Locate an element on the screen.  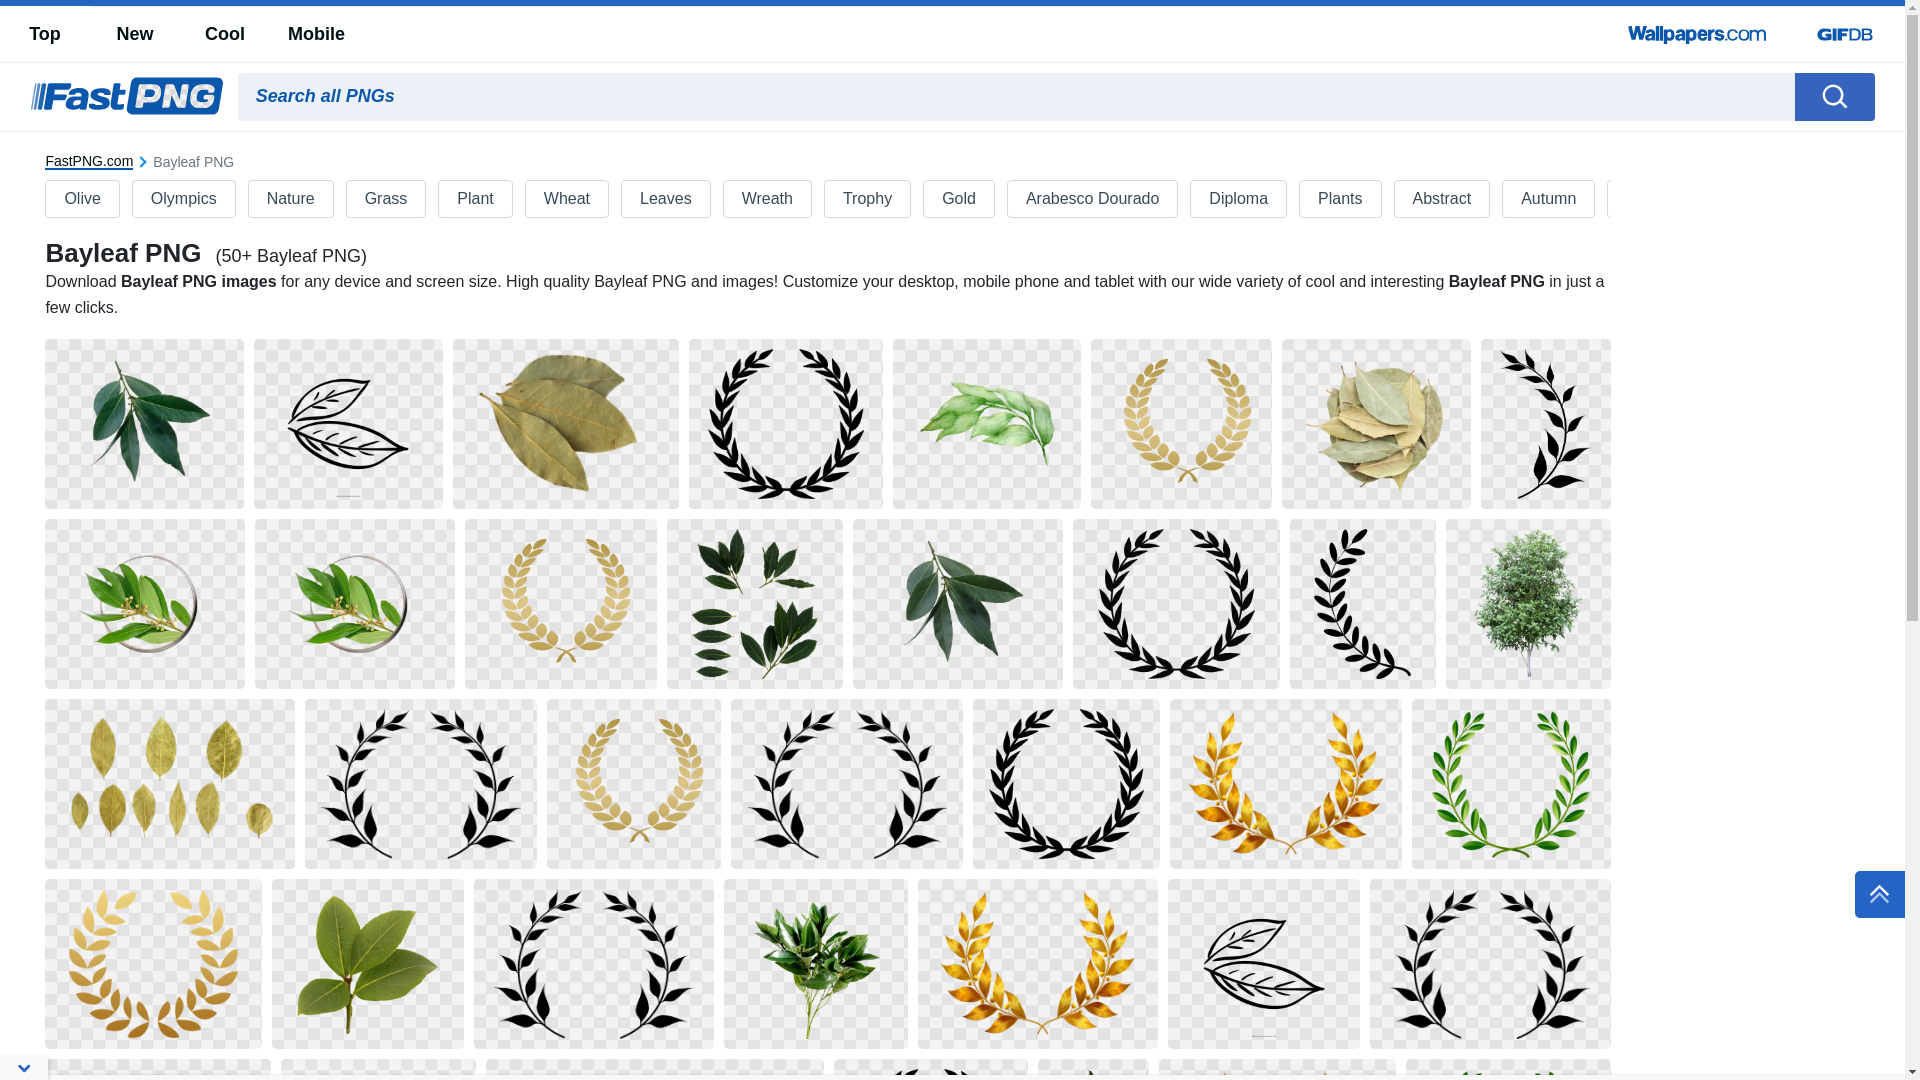
'Trophy' is located at coordinates (867, 199).